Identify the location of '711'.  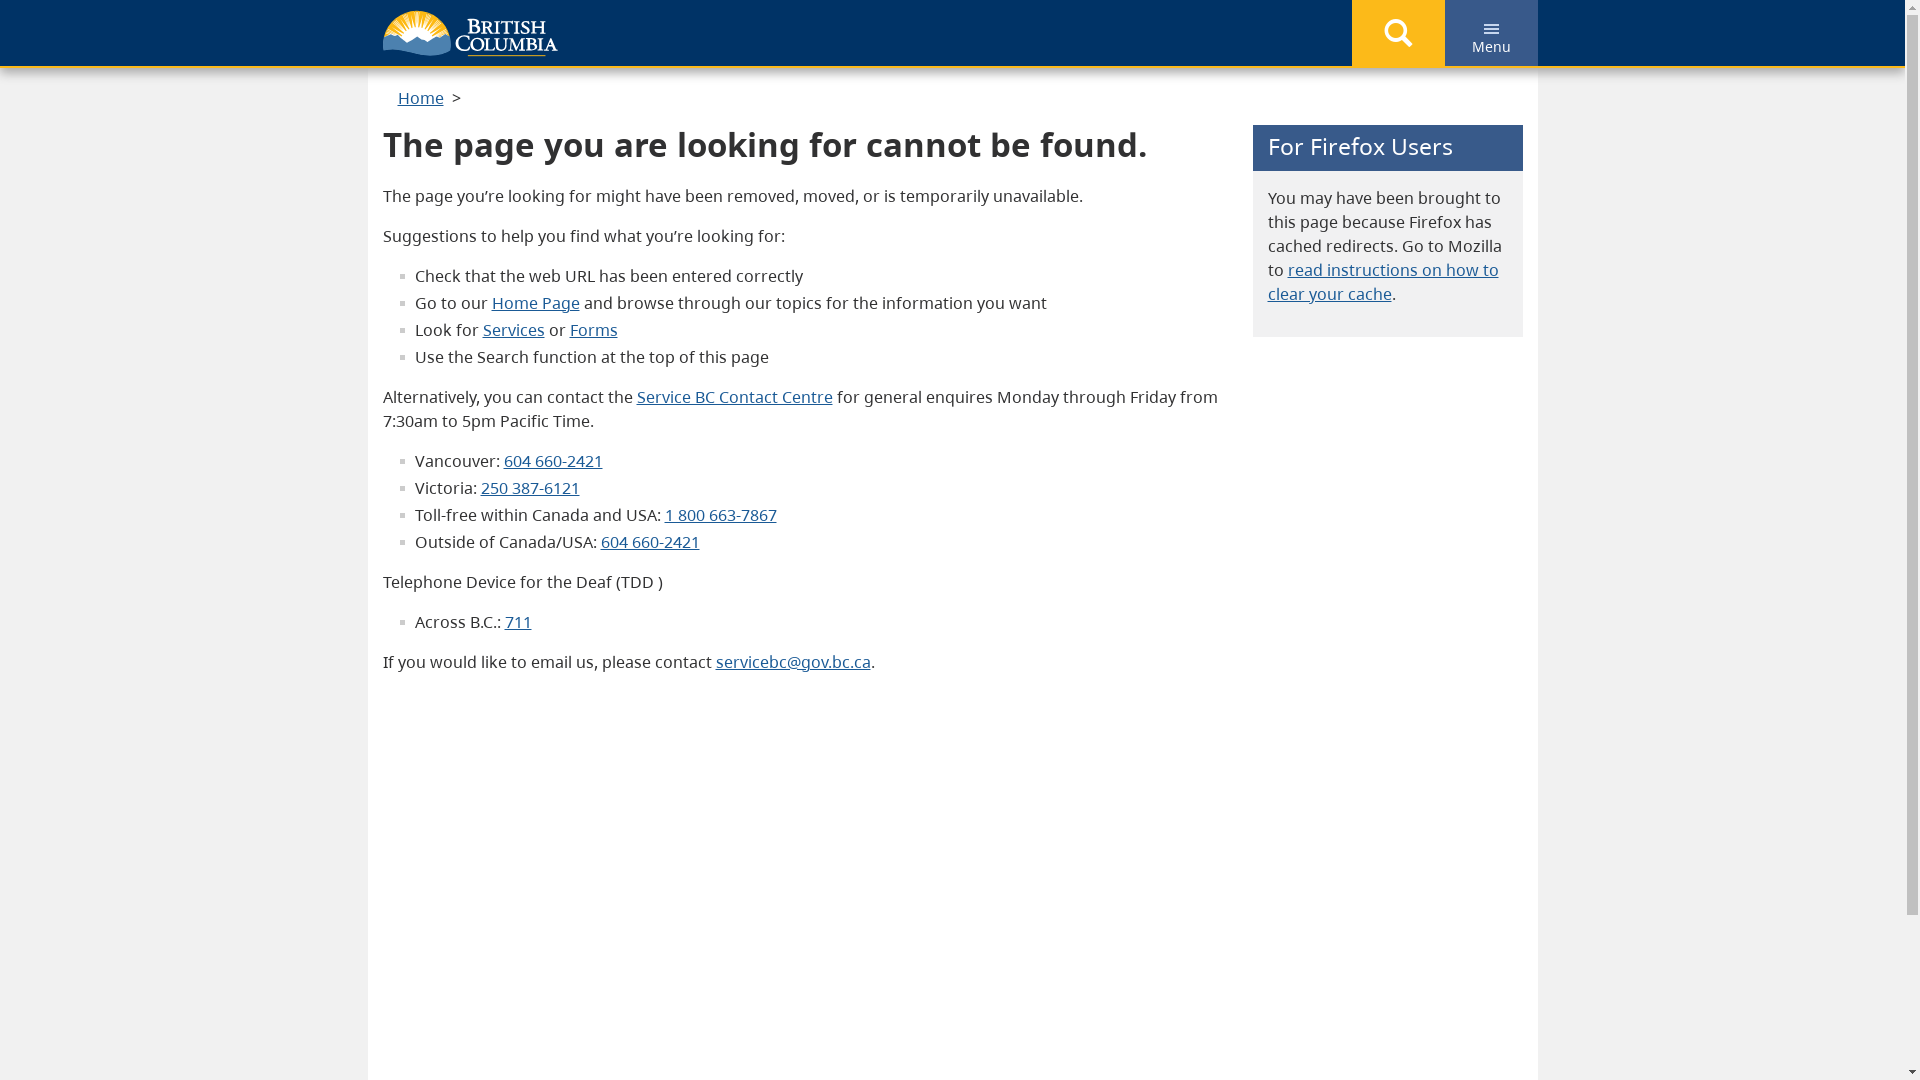
(517, 620).